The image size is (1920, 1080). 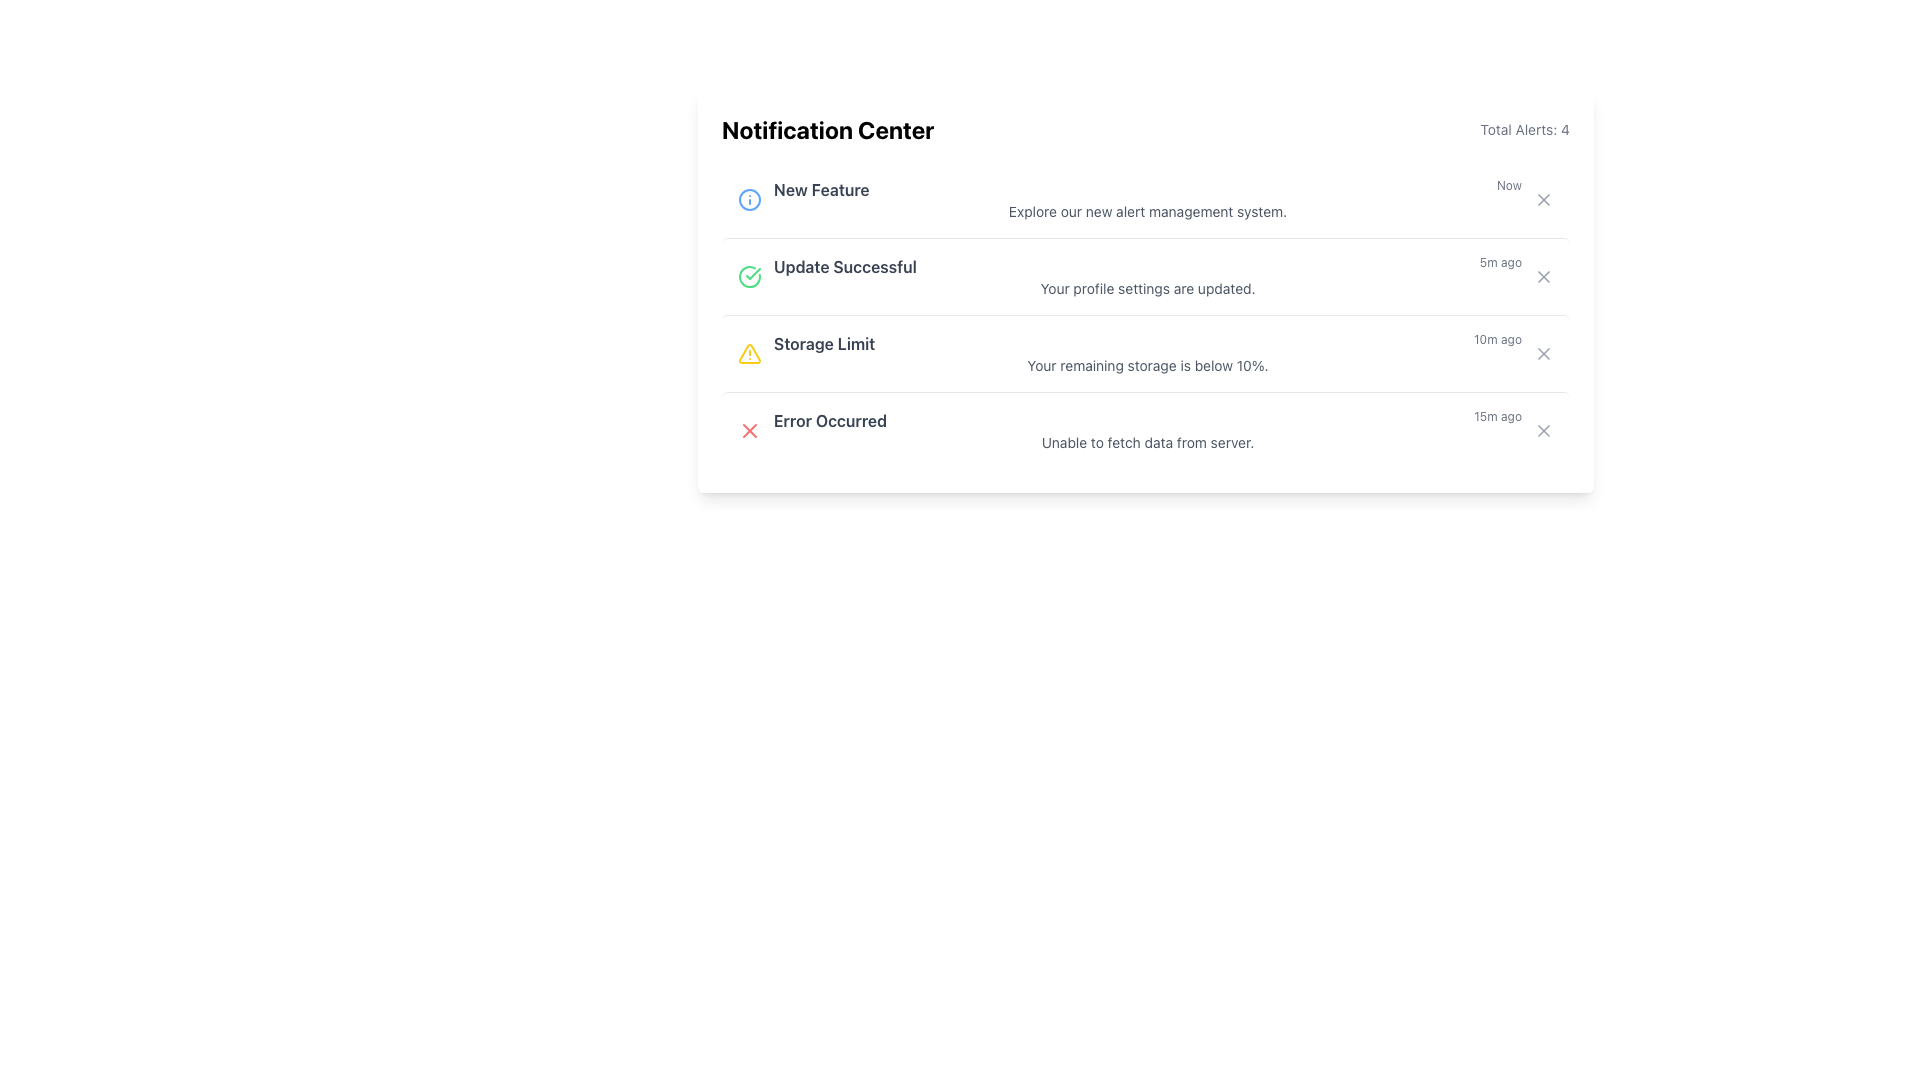 What do you see at coordinates (1543, 277) in the screenshot?
I see `the dismiss button located to the far right of the notification message labeled 'Update Successful', adjacent to the timestamp '5m ago'` at bounding box center [1543, 277].